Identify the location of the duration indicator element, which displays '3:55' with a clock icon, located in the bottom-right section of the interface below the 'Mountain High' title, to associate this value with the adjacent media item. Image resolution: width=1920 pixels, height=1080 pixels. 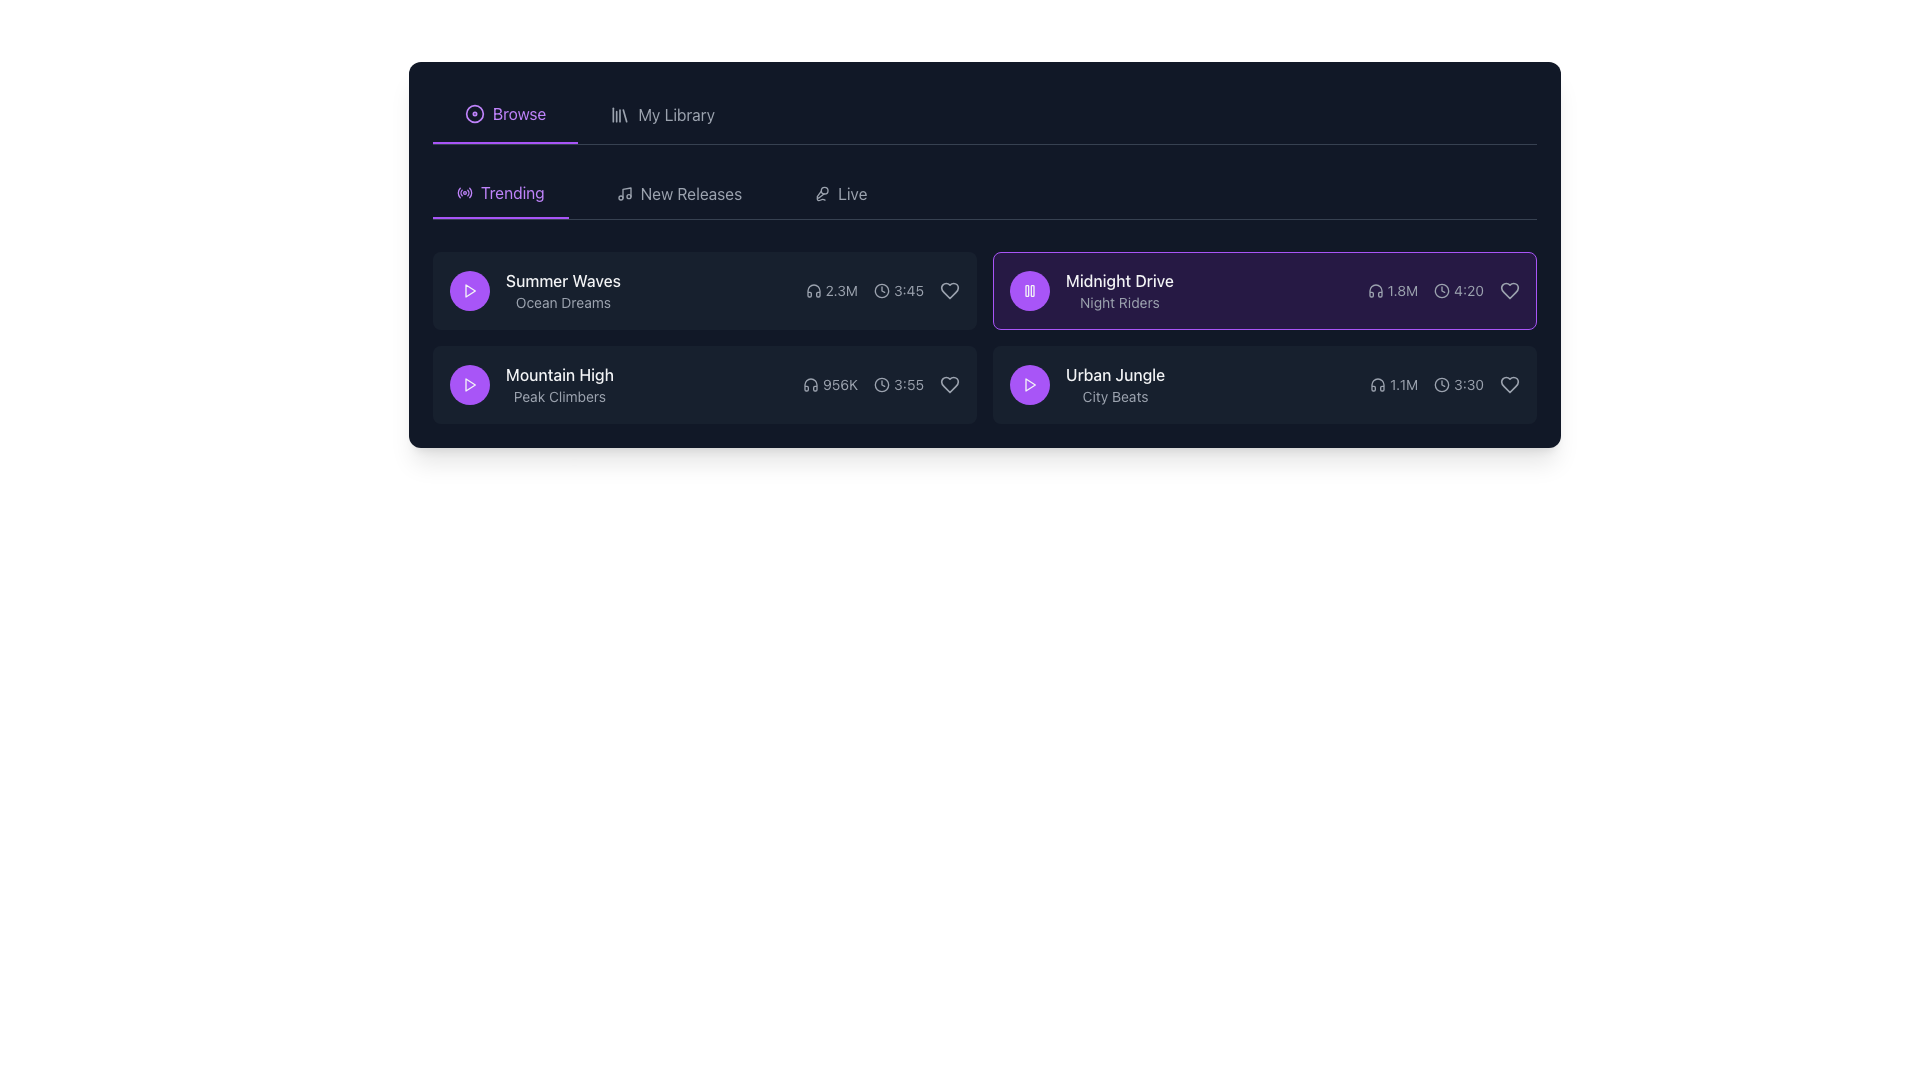
(880, 385).